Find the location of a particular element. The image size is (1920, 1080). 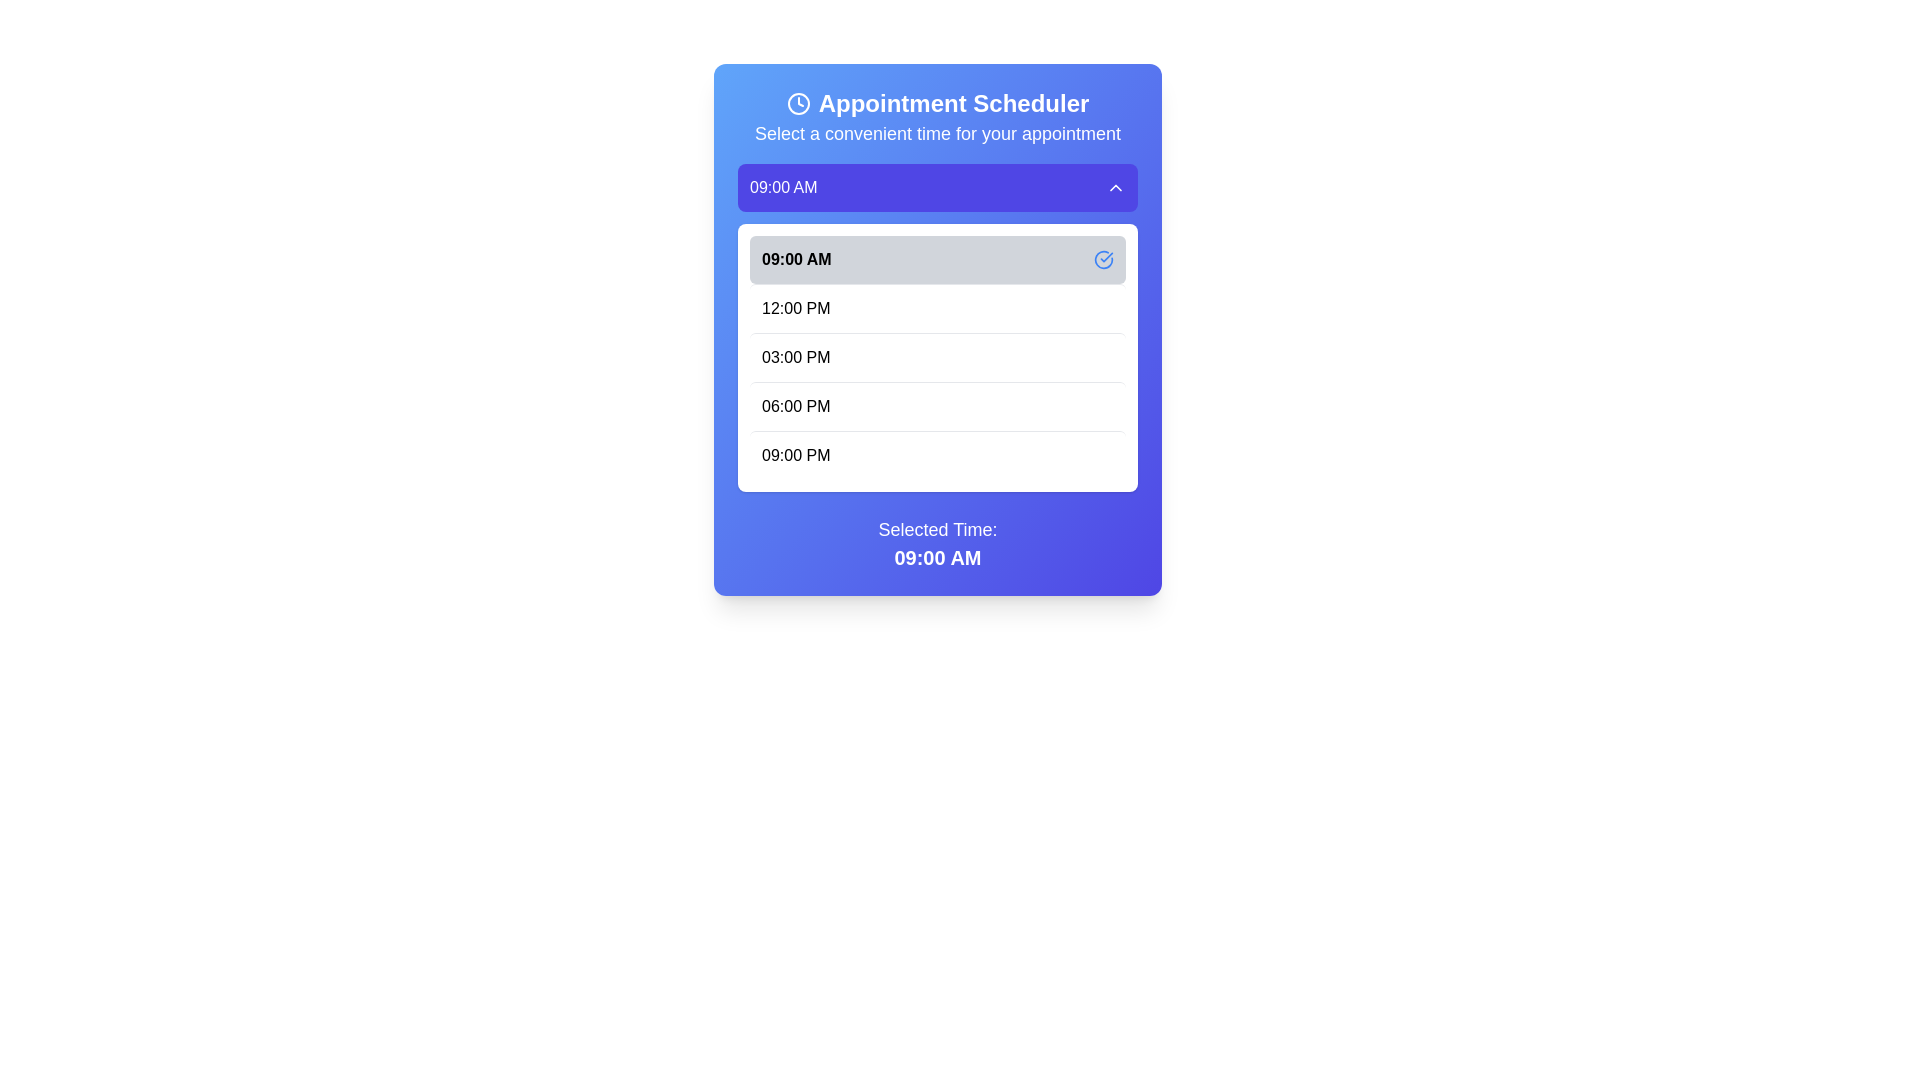

the static text label displaying 'Select a convenient time for your appointment', which is located below the title 'Appointment Scheduler' is located at coordinates (936, 134).